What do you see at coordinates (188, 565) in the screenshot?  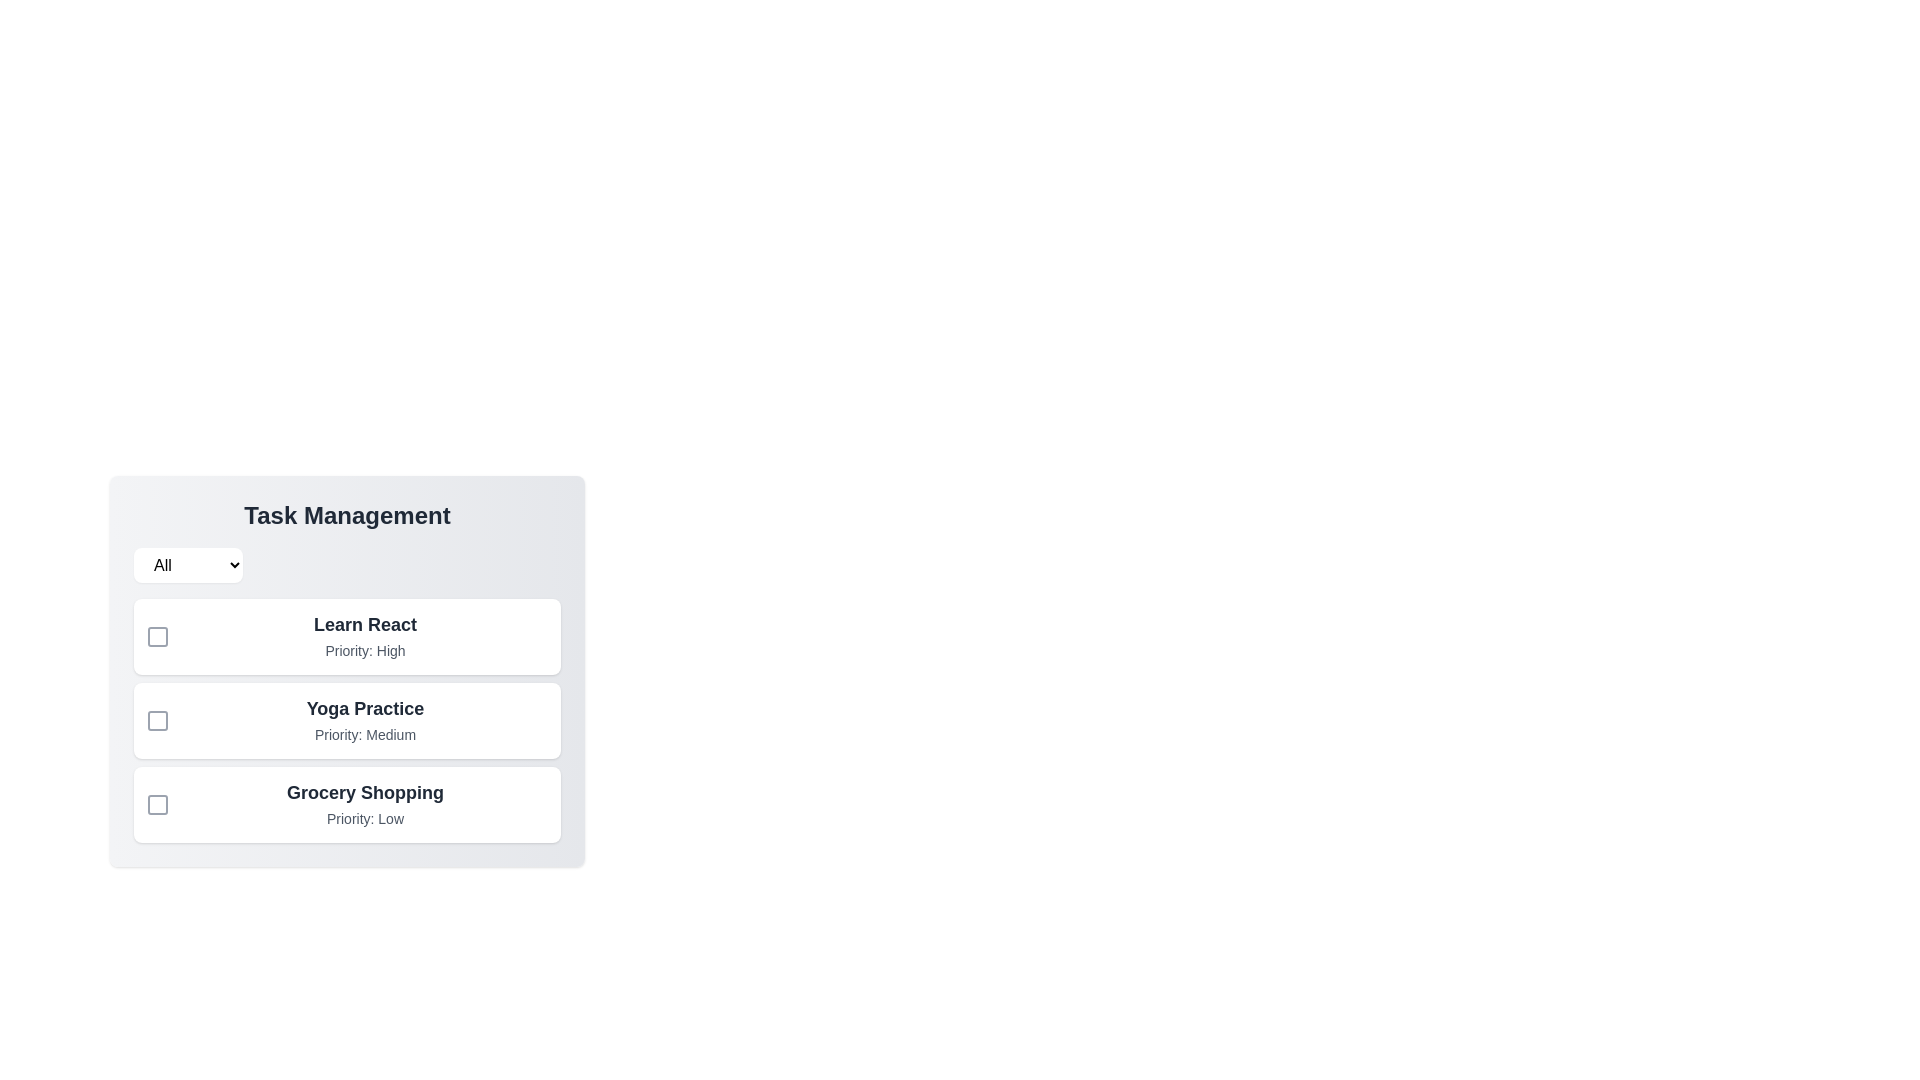 I see `the filter dropdown and choose the Medium option` at bounding box center [188, 565].